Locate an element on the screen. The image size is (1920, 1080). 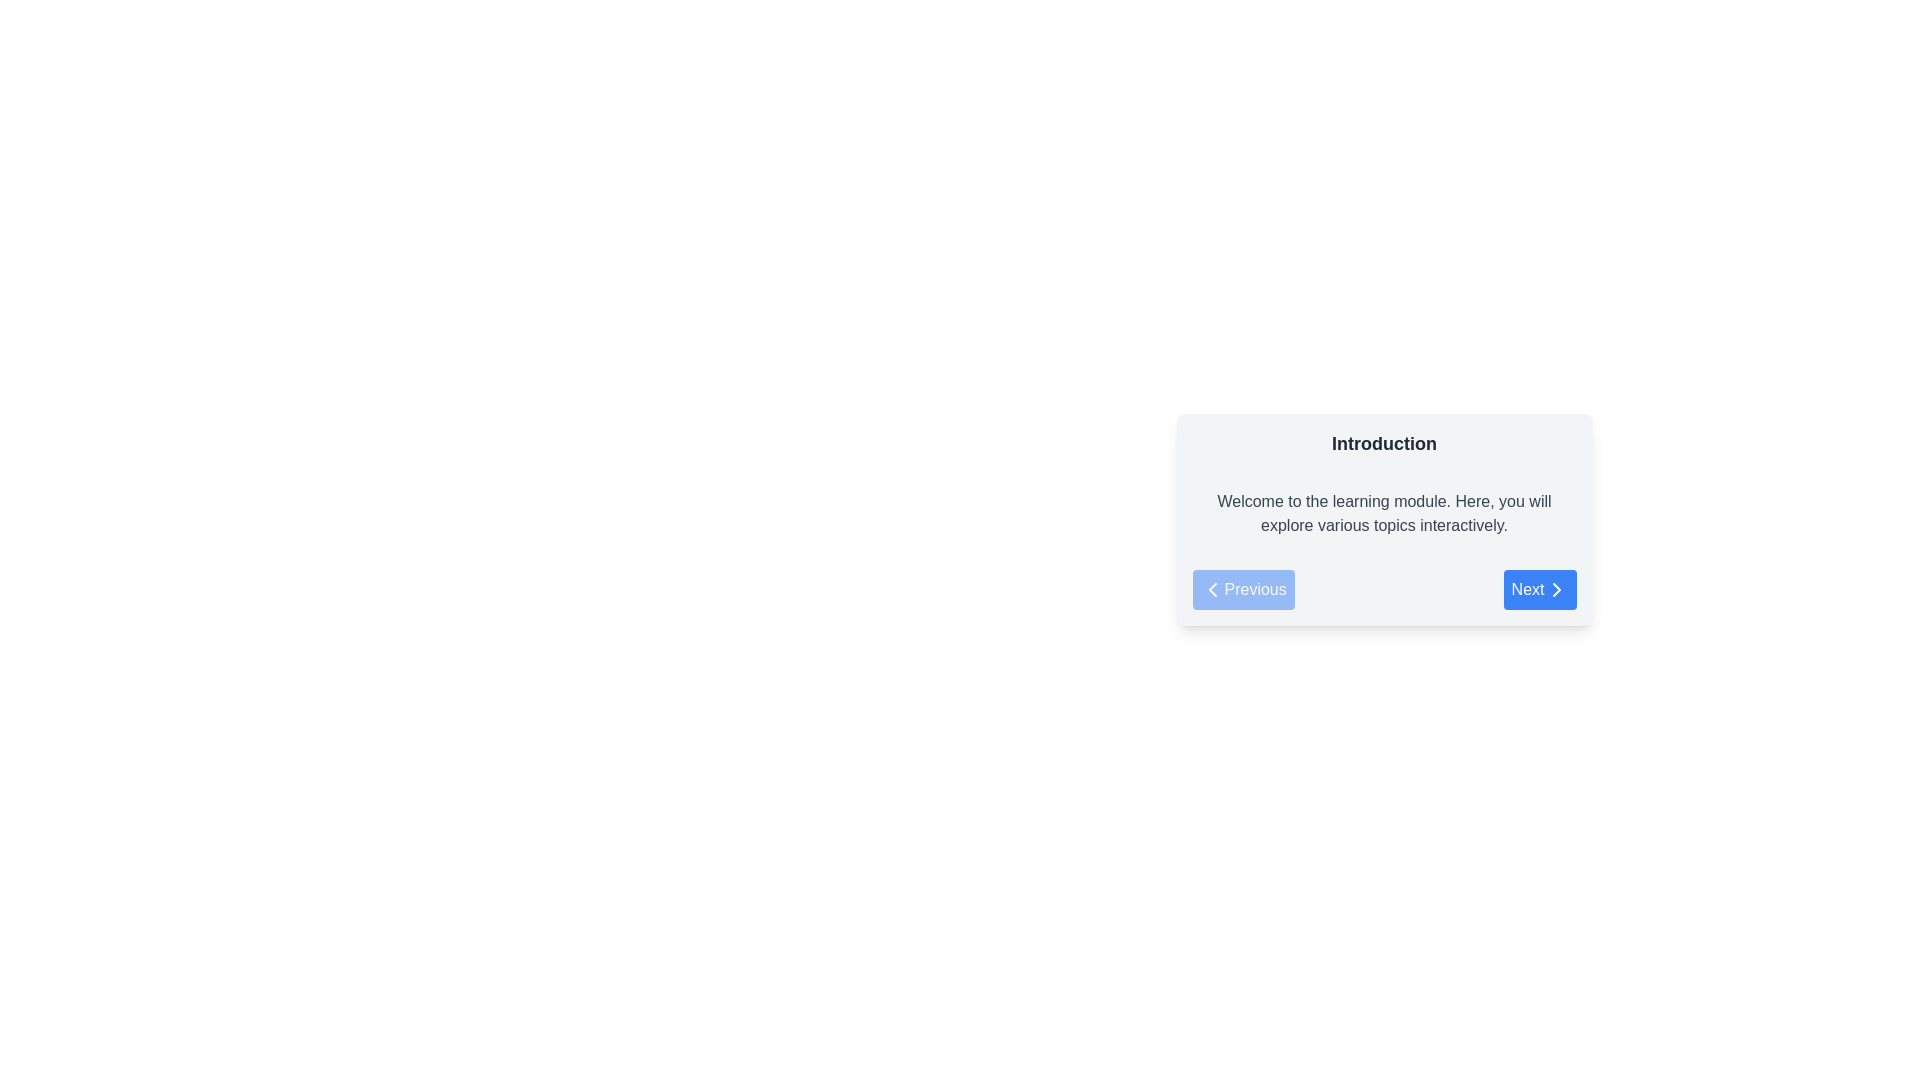
the 'Previous' button, which is a rectangular button with rounded corners, blue background, and white text, located in the bottom section of a card is located at coordinates (1242, 589).